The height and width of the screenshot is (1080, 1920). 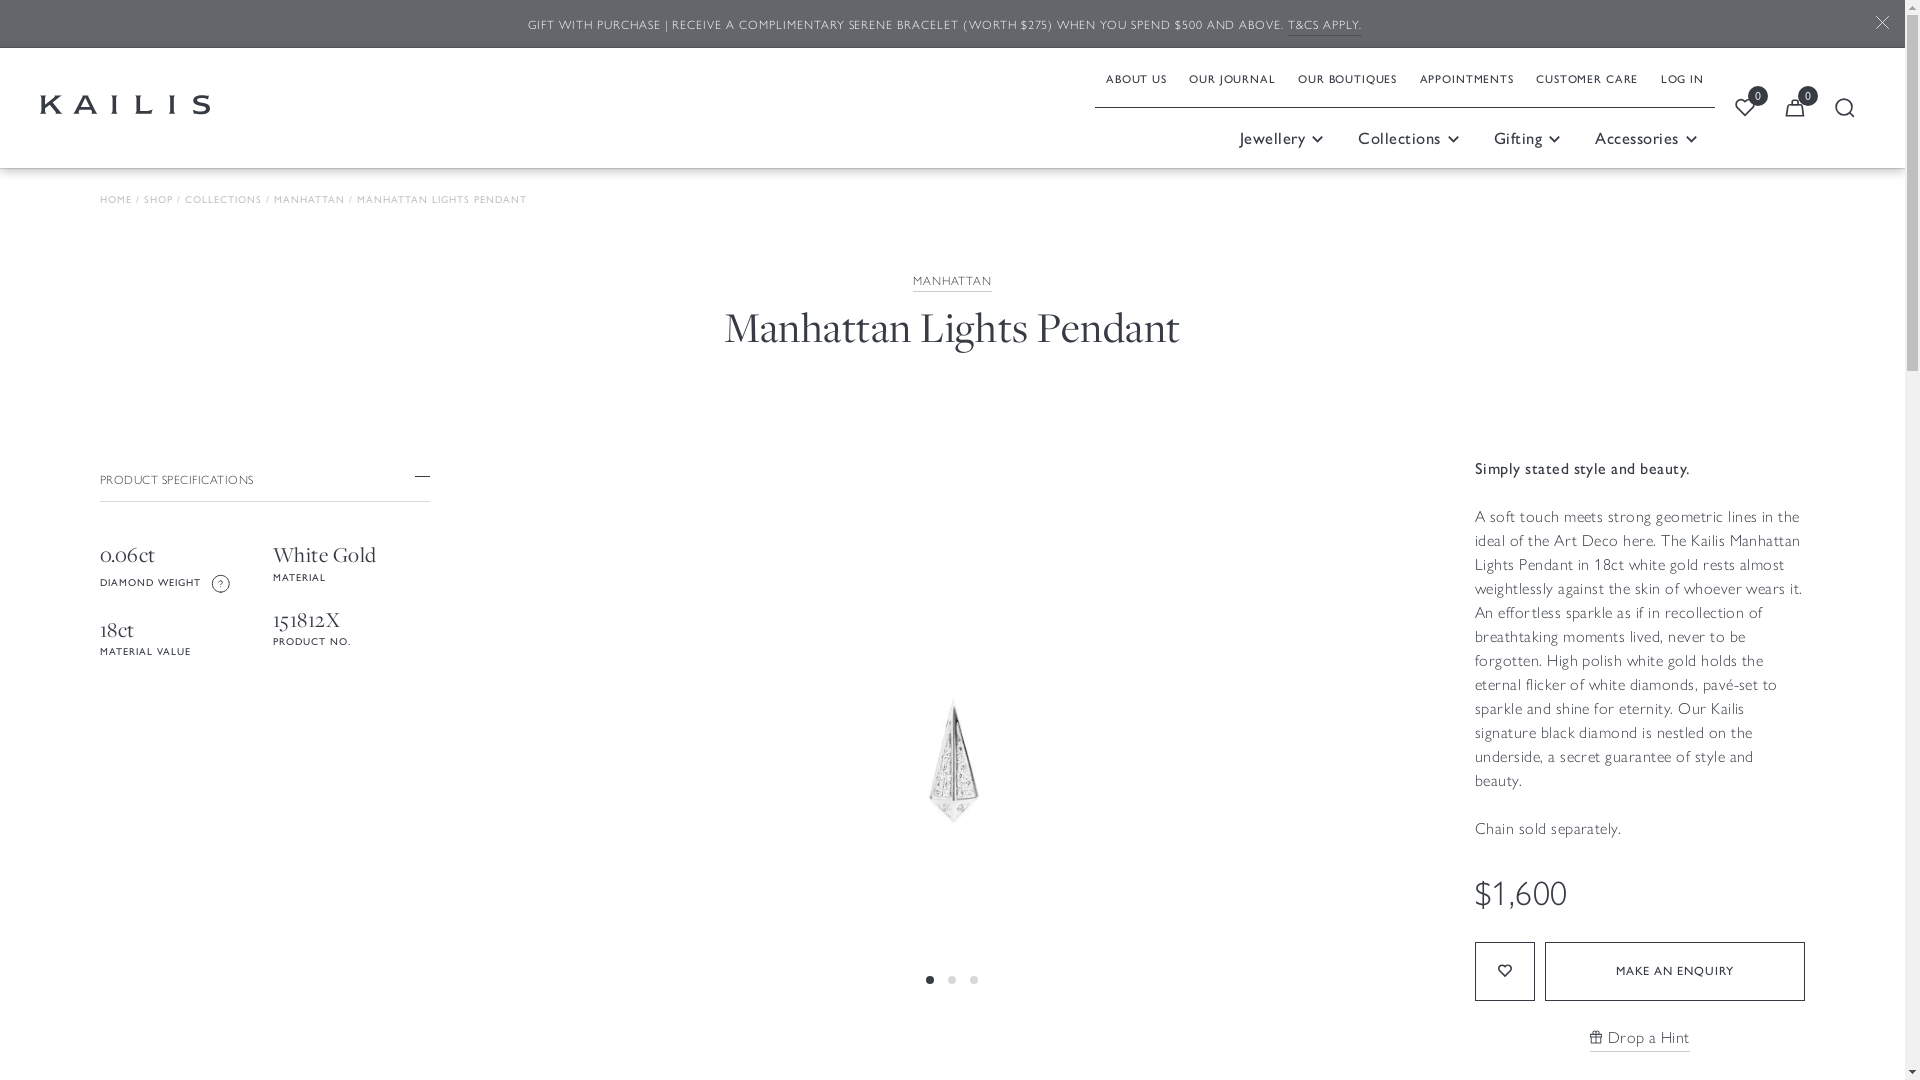 I want to click on '2', so click(x=950, y=1029).